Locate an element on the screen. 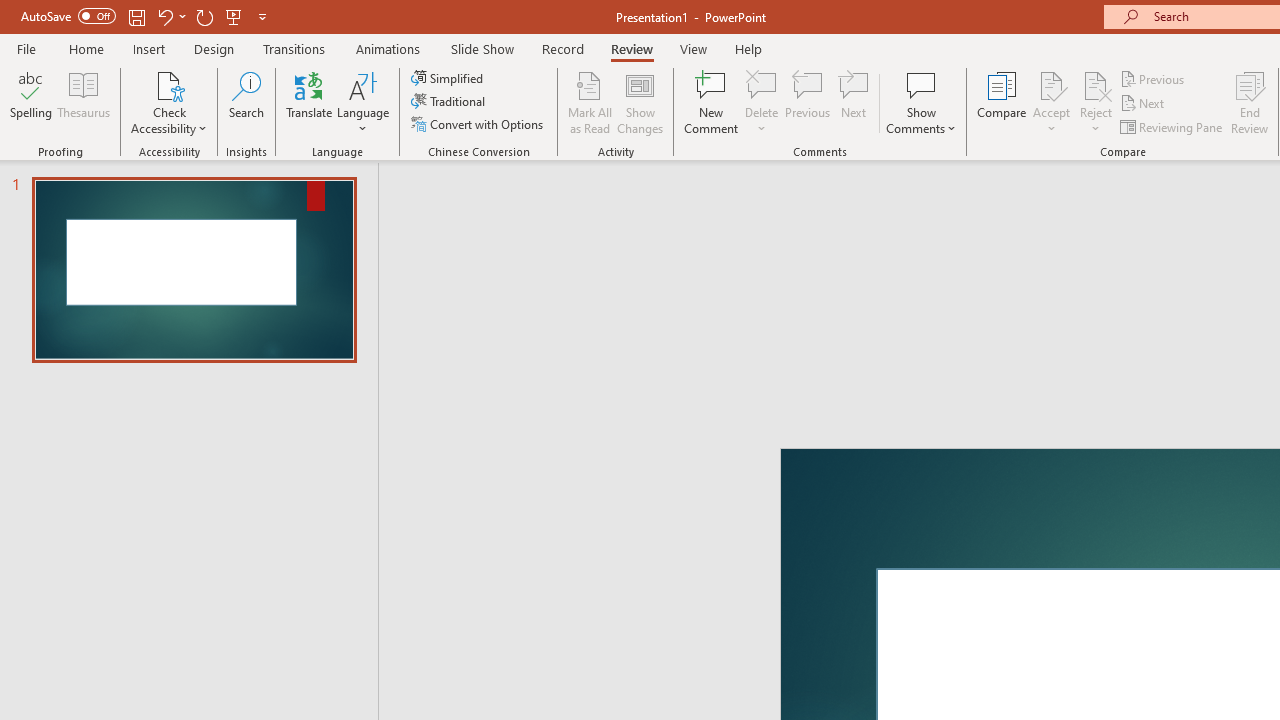  'Spelling...' is located at coordinates (31, 103).